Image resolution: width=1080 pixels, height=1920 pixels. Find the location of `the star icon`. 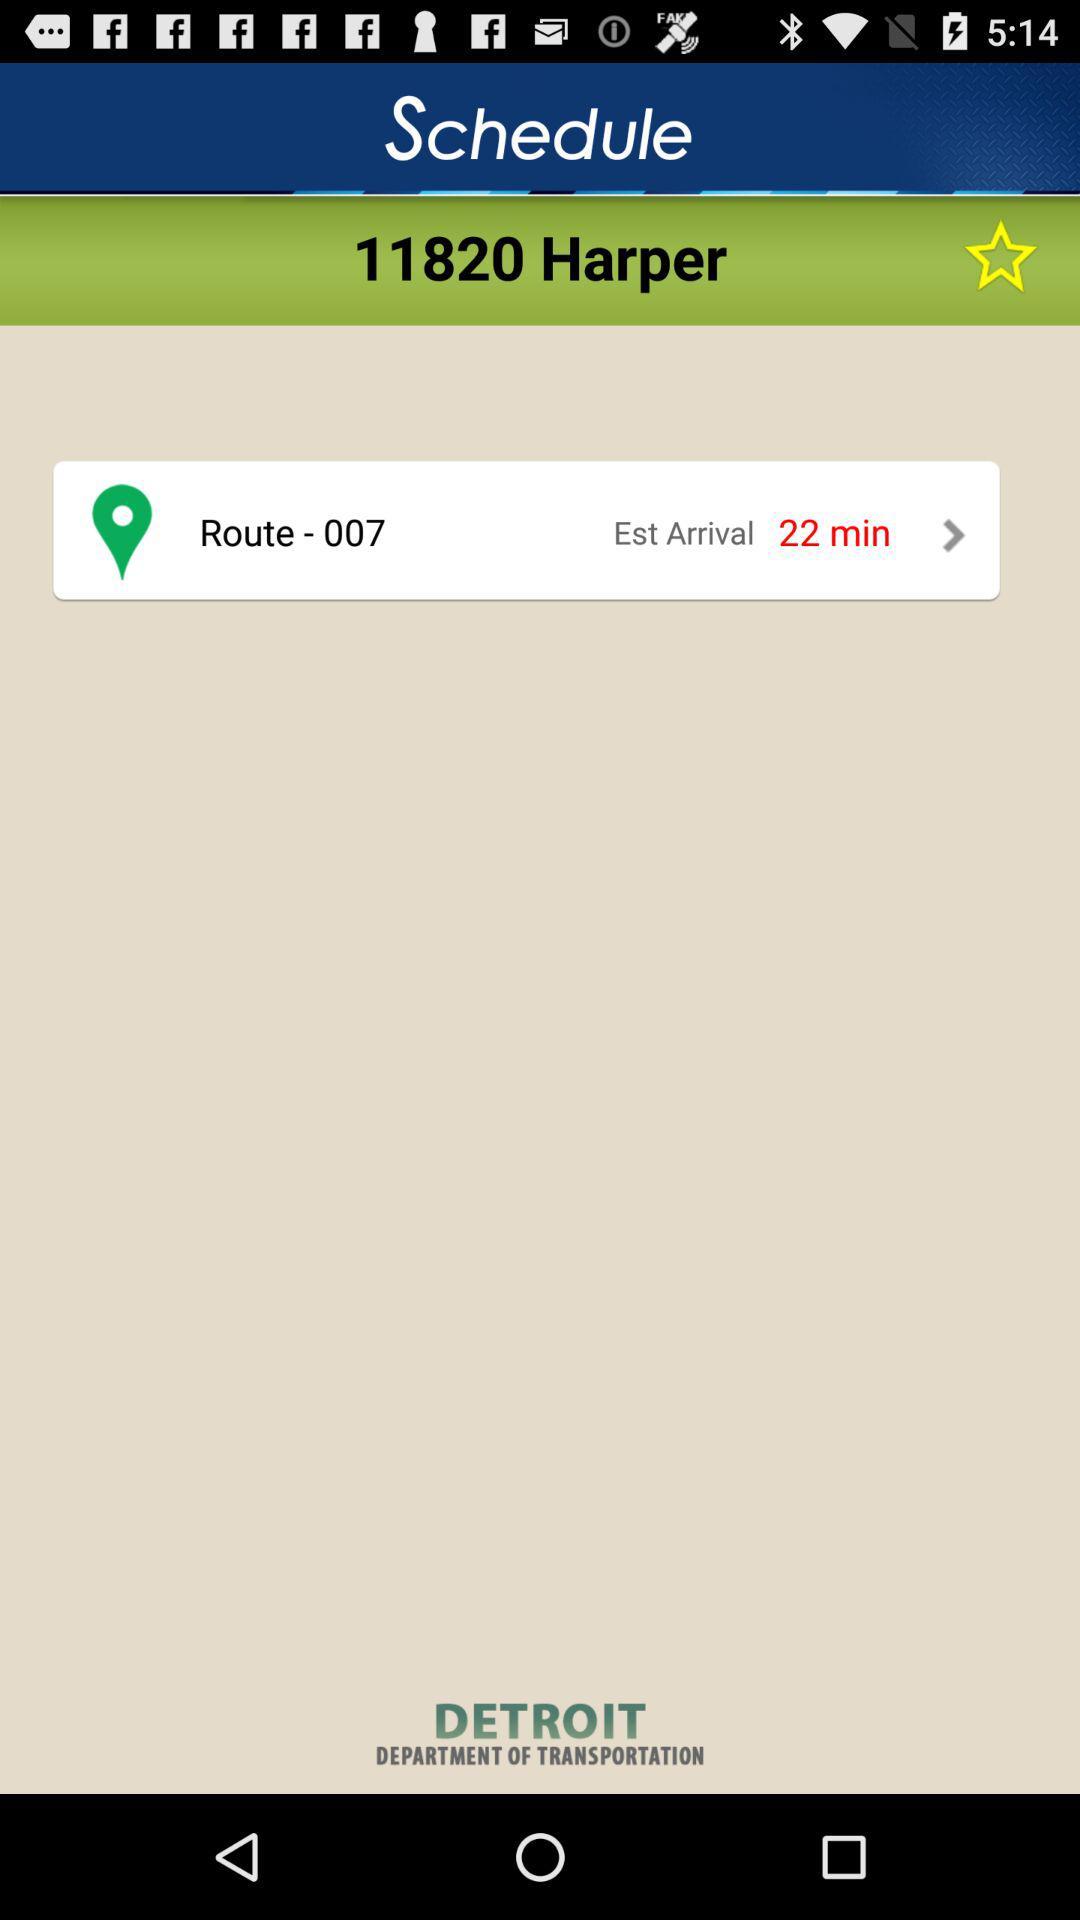

the star icon is located at coordinates (1002, 277).